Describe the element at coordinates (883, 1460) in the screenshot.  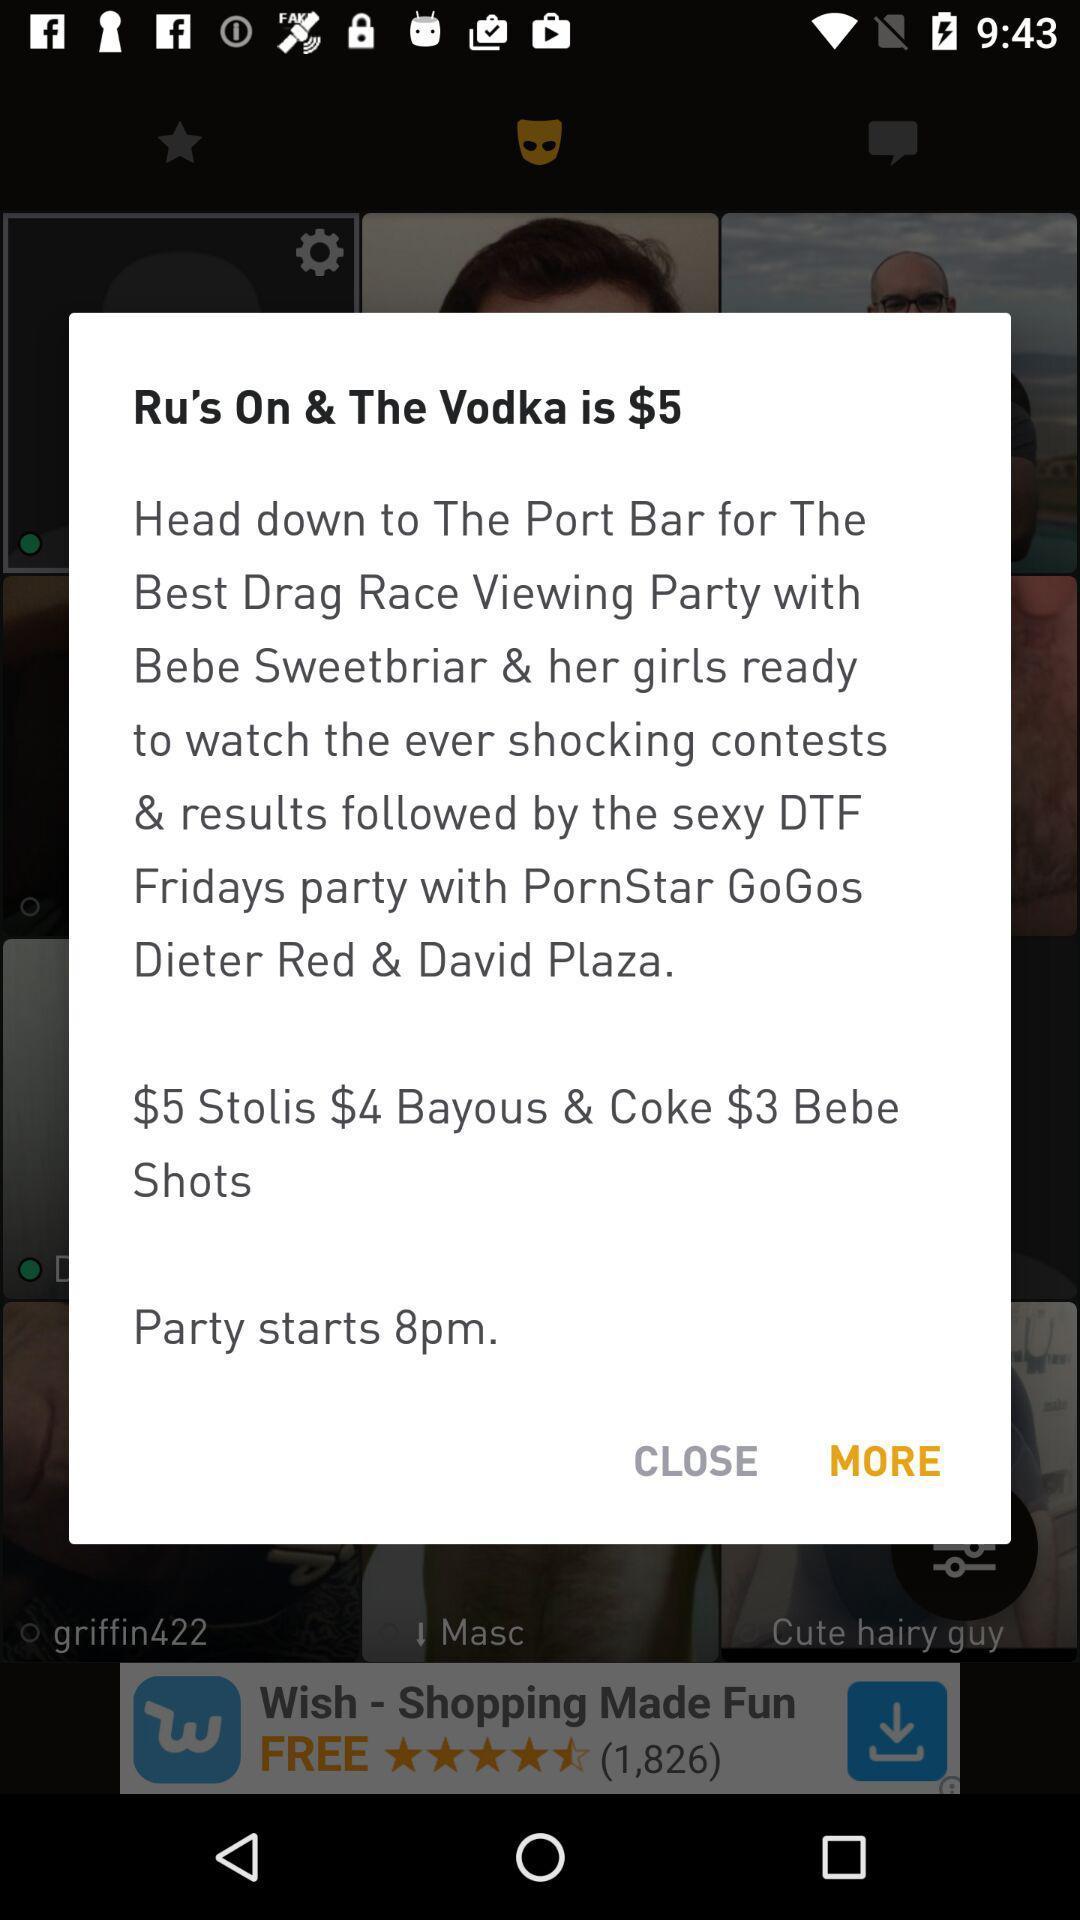
I see `item next to close` at that location.